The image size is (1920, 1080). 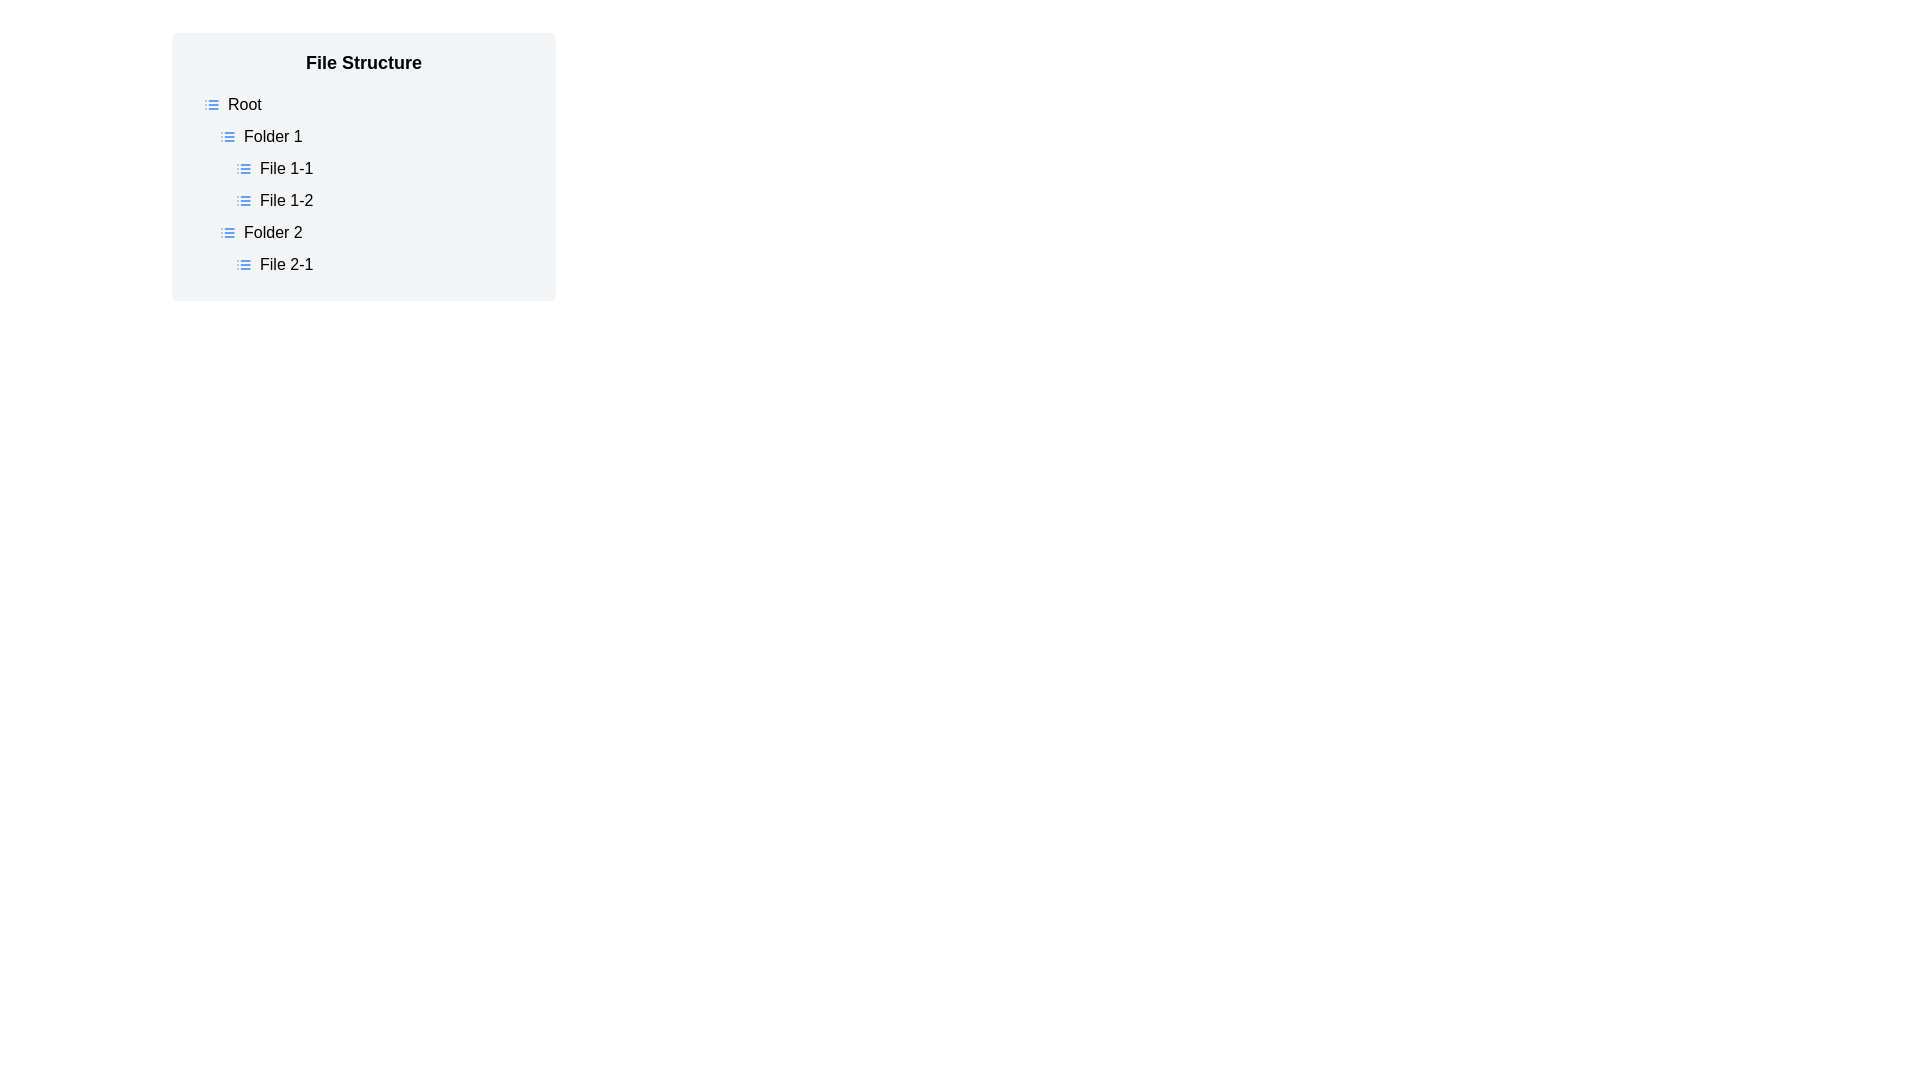 I want to click on on the 'Folder 1' text label, so click(x=272, y=136).